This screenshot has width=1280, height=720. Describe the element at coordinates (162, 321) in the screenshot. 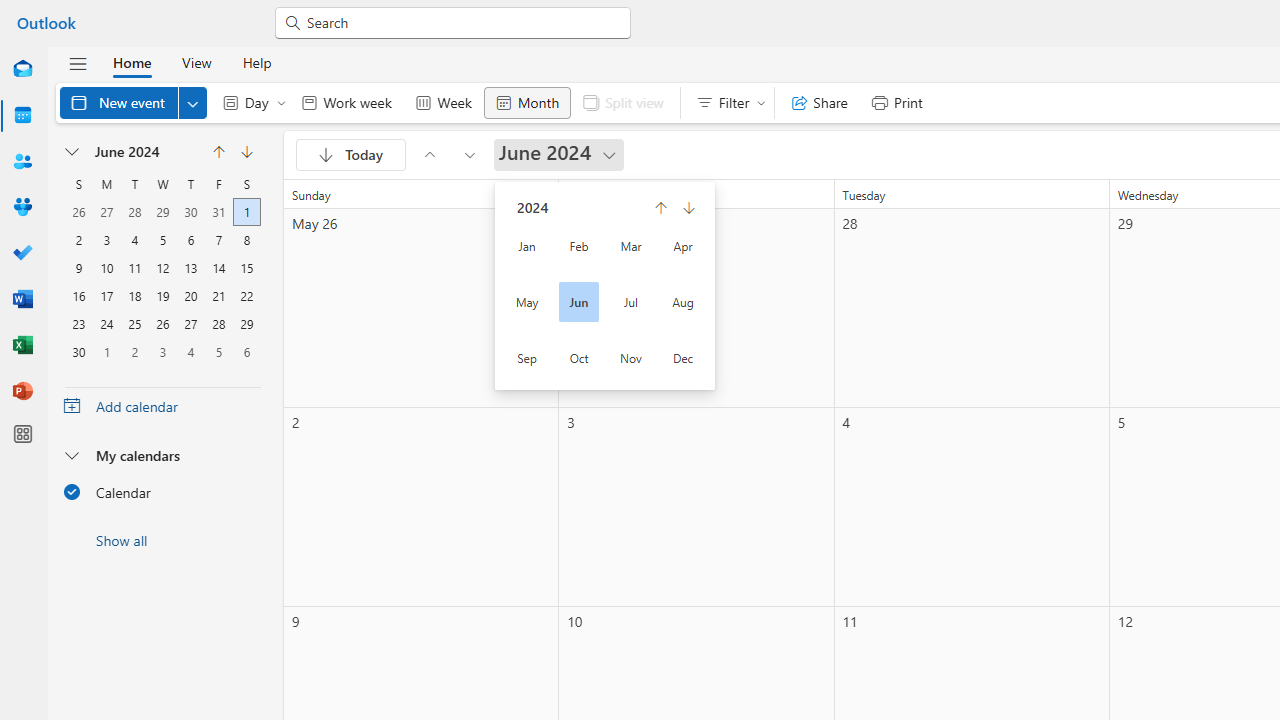

I see `'26, June, 2024'` at that location.